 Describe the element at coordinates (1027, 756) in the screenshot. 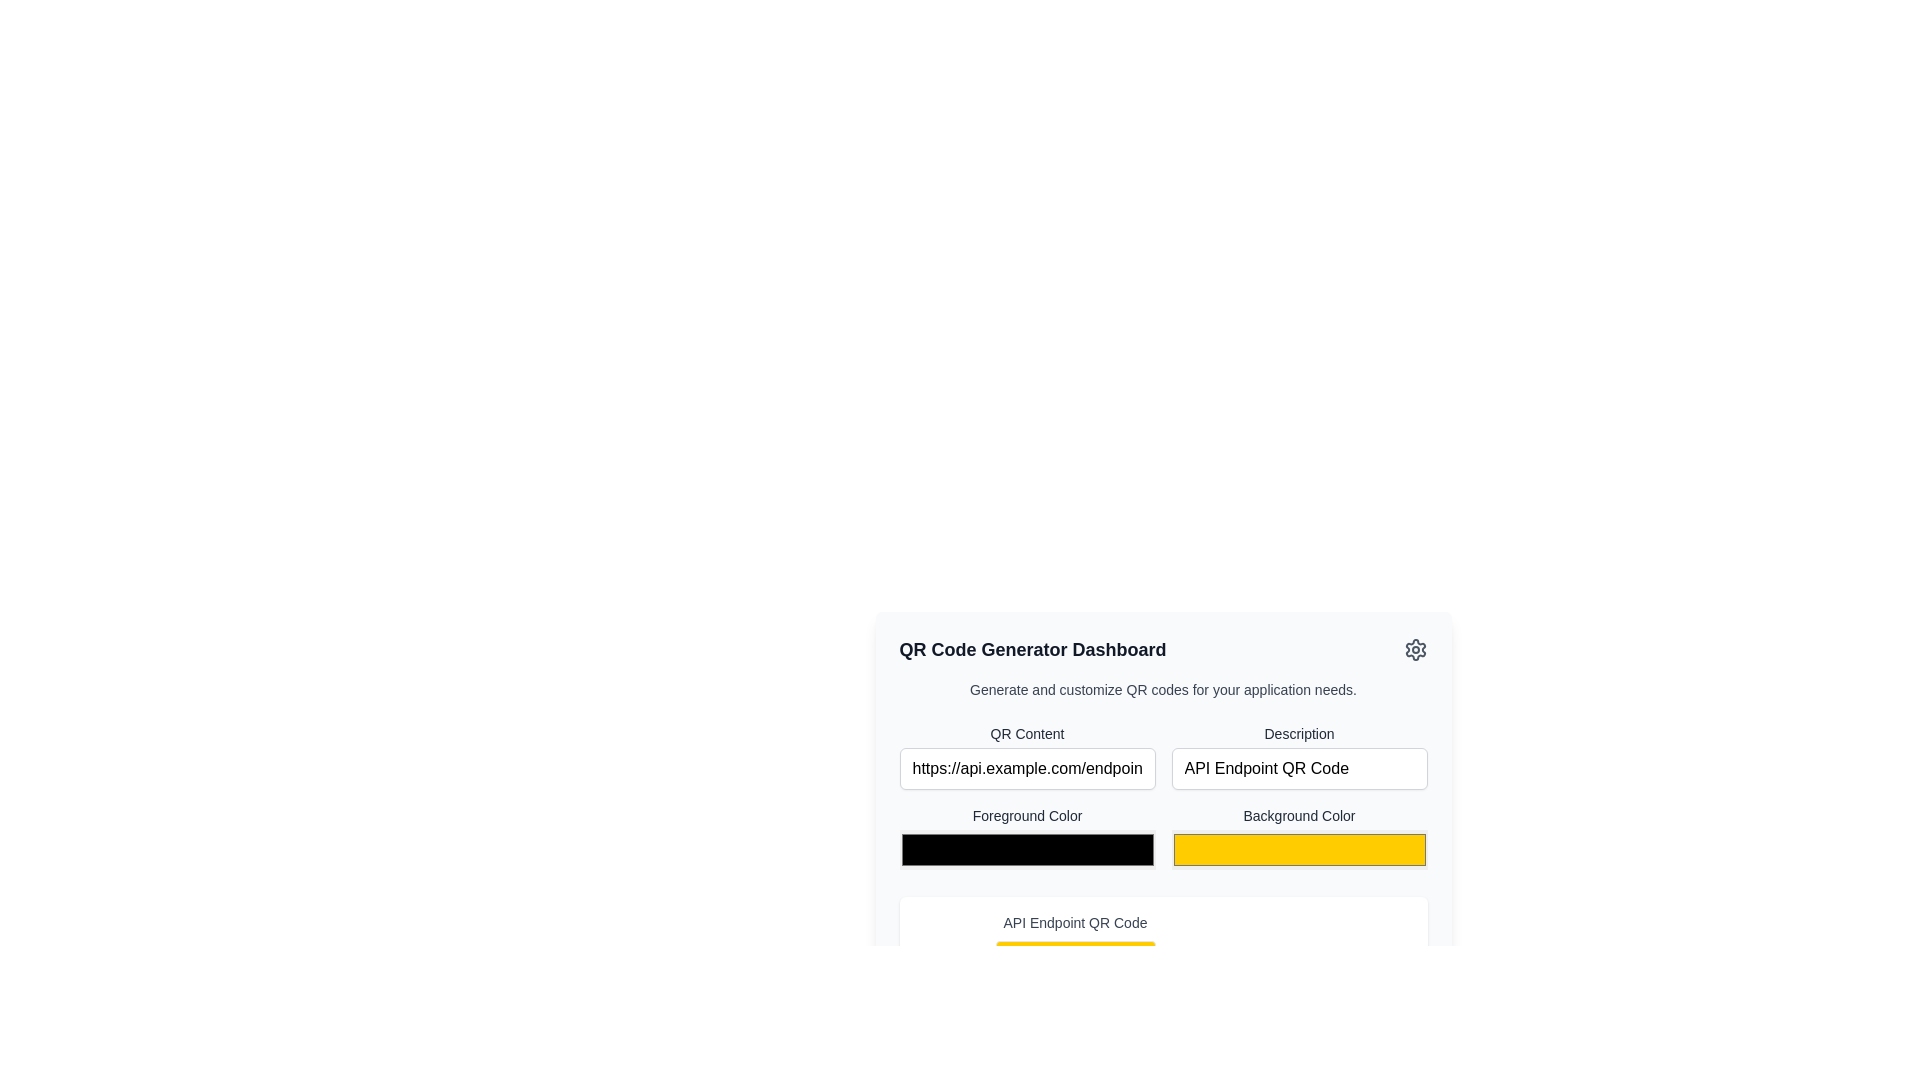

I see `the rectangular text input field located under the 'QR Content' label, which has a placeholder stating 'https://api.example.com/endpoint', to trigger any hover-specific visual effects` at that location.